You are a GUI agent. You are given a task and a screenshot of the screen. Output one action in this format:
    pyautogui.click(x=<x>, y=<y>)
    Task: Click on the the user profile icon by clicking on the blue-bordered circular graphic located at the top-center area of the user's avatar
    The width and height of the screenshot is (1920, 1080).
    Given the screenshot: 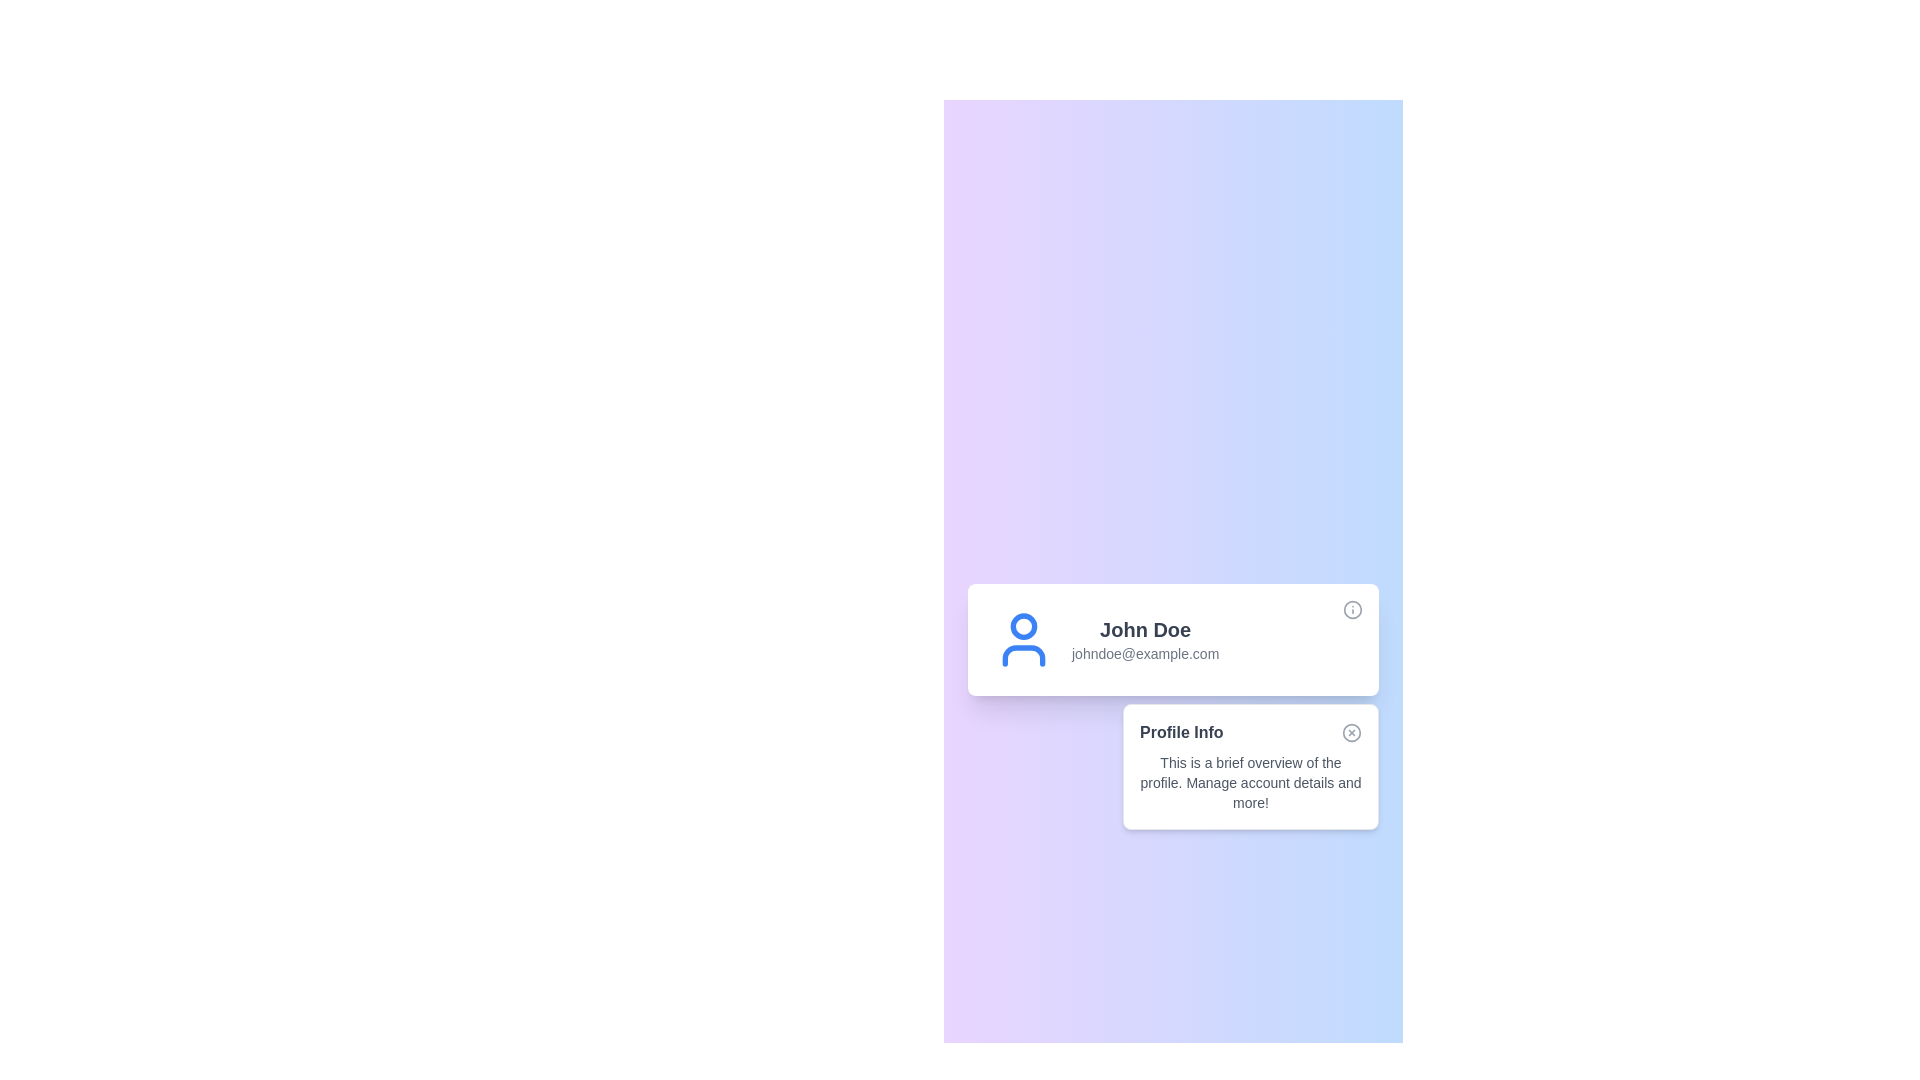 What is the action you would take?
    pyautogui.click(x=1023, y=625)
    